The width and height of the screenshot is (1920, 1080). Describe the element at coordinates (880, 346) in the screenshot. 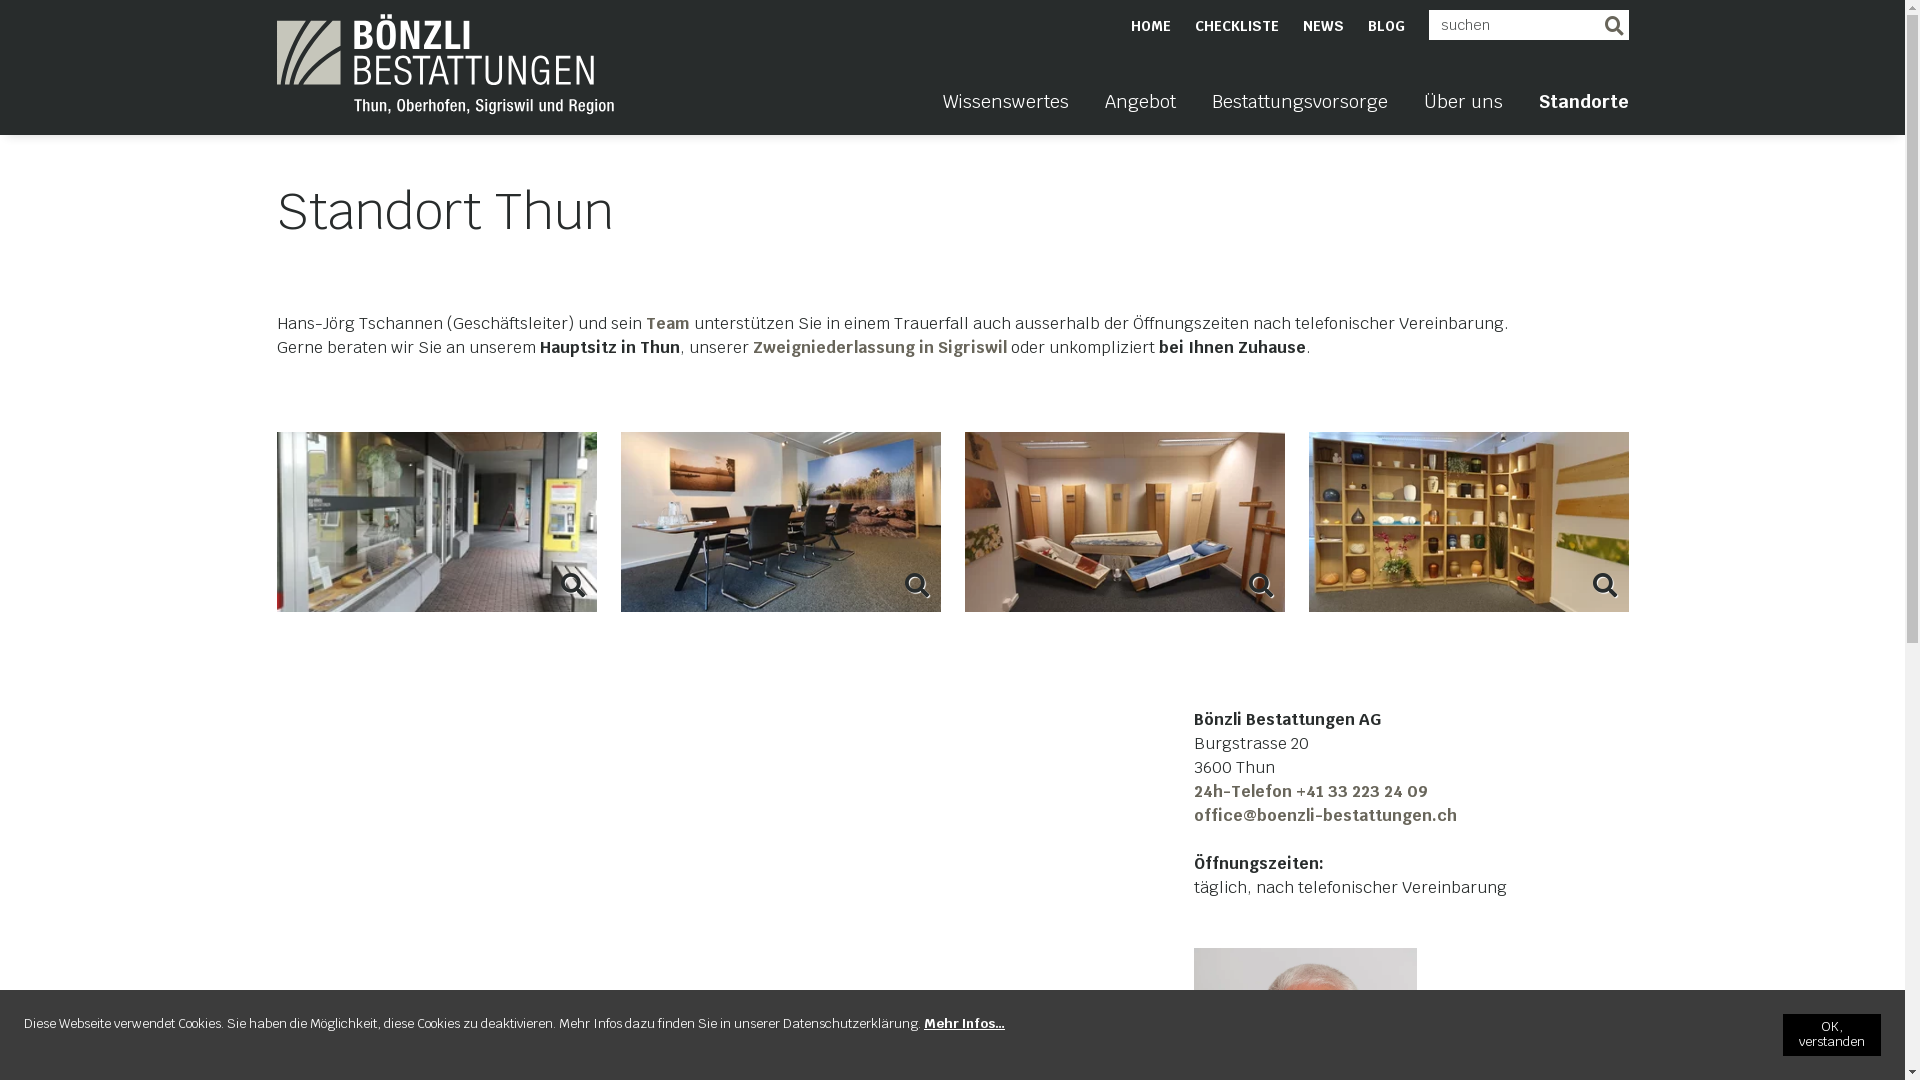

I see `'Zweigniederlassung in Sigriswil'` at that location.